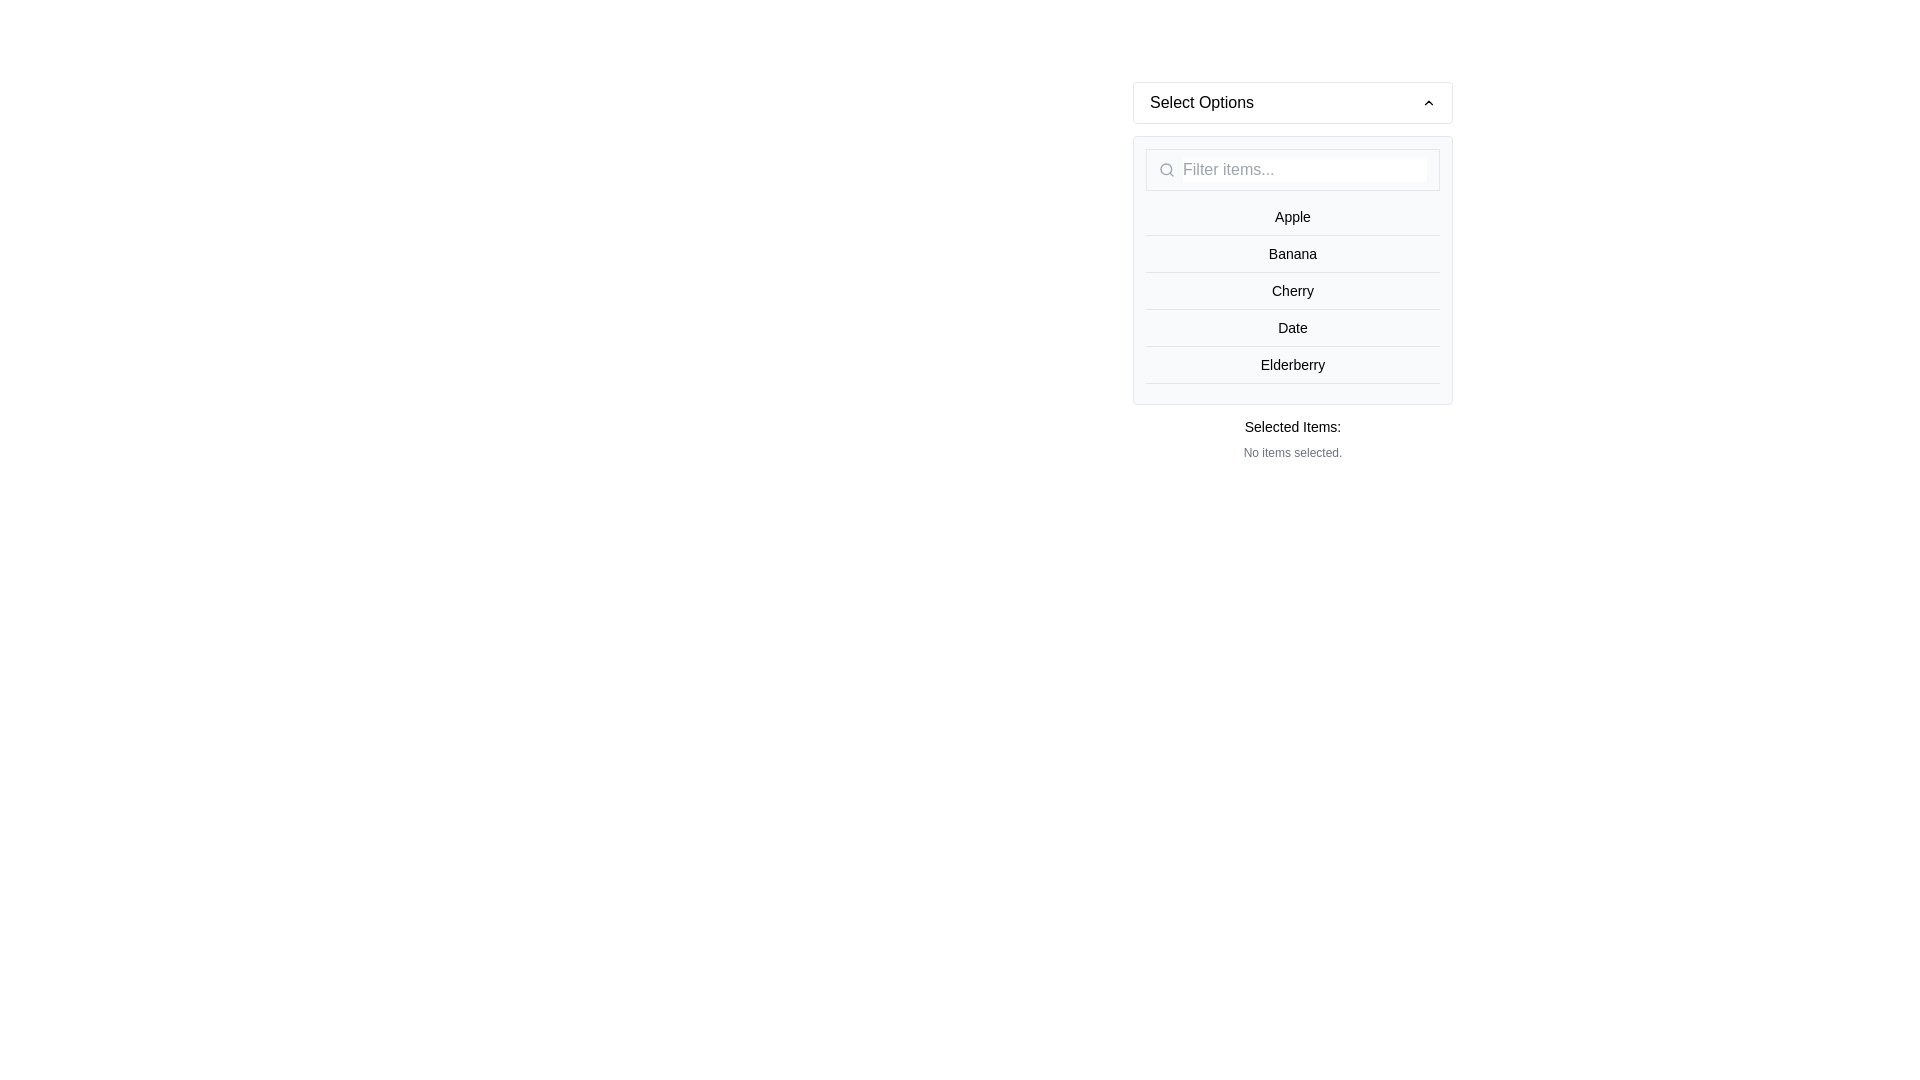  What do you see at coordinates (1166, 168) in the screenshot?
I see `the decorative search icon located to the left of the input field labeled 'Filter items...'` at bounding box center [1166, 168].